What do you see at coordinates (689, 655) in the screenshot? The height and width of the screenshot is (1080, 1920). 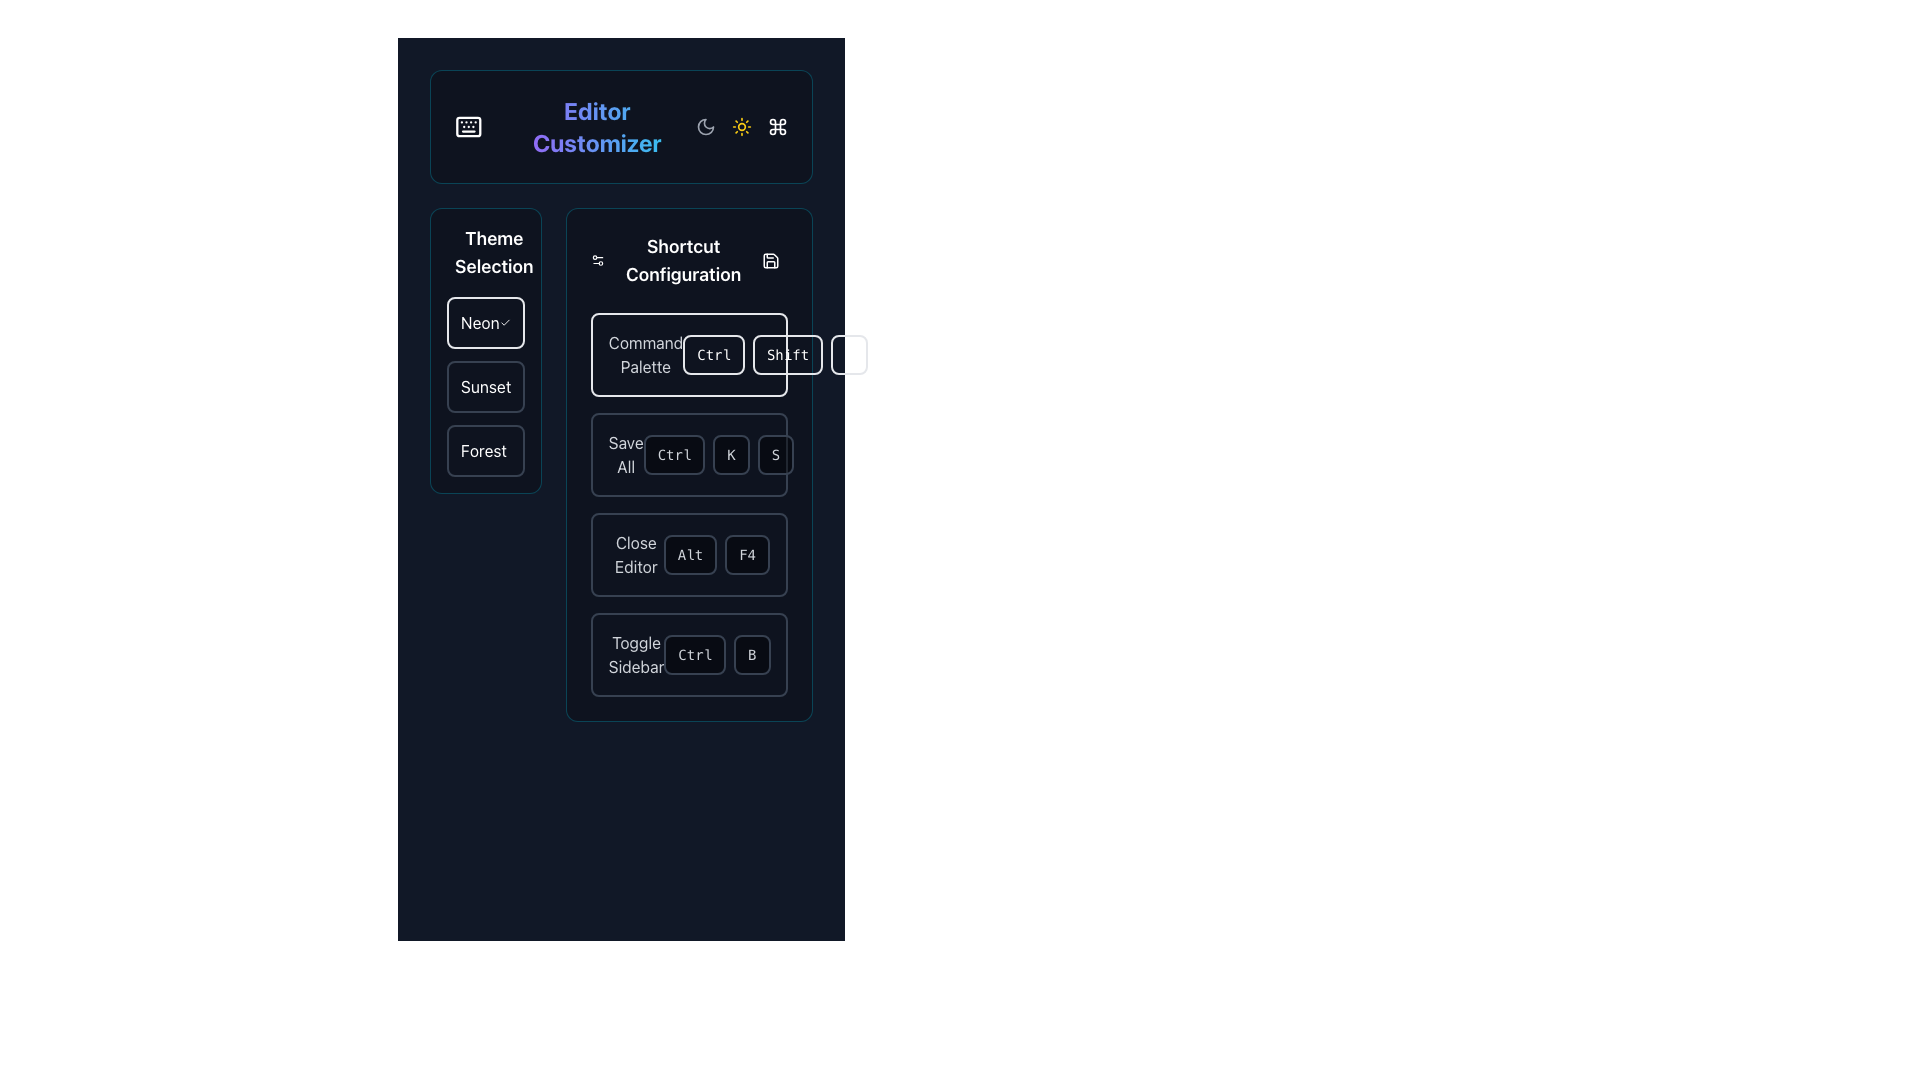 I see `the 'Toggle Sidebar' button, which has a dark background with rounded corners and is located at the bottom of the 'Shortcut Configuration' section` at bounding box center [689, 655].